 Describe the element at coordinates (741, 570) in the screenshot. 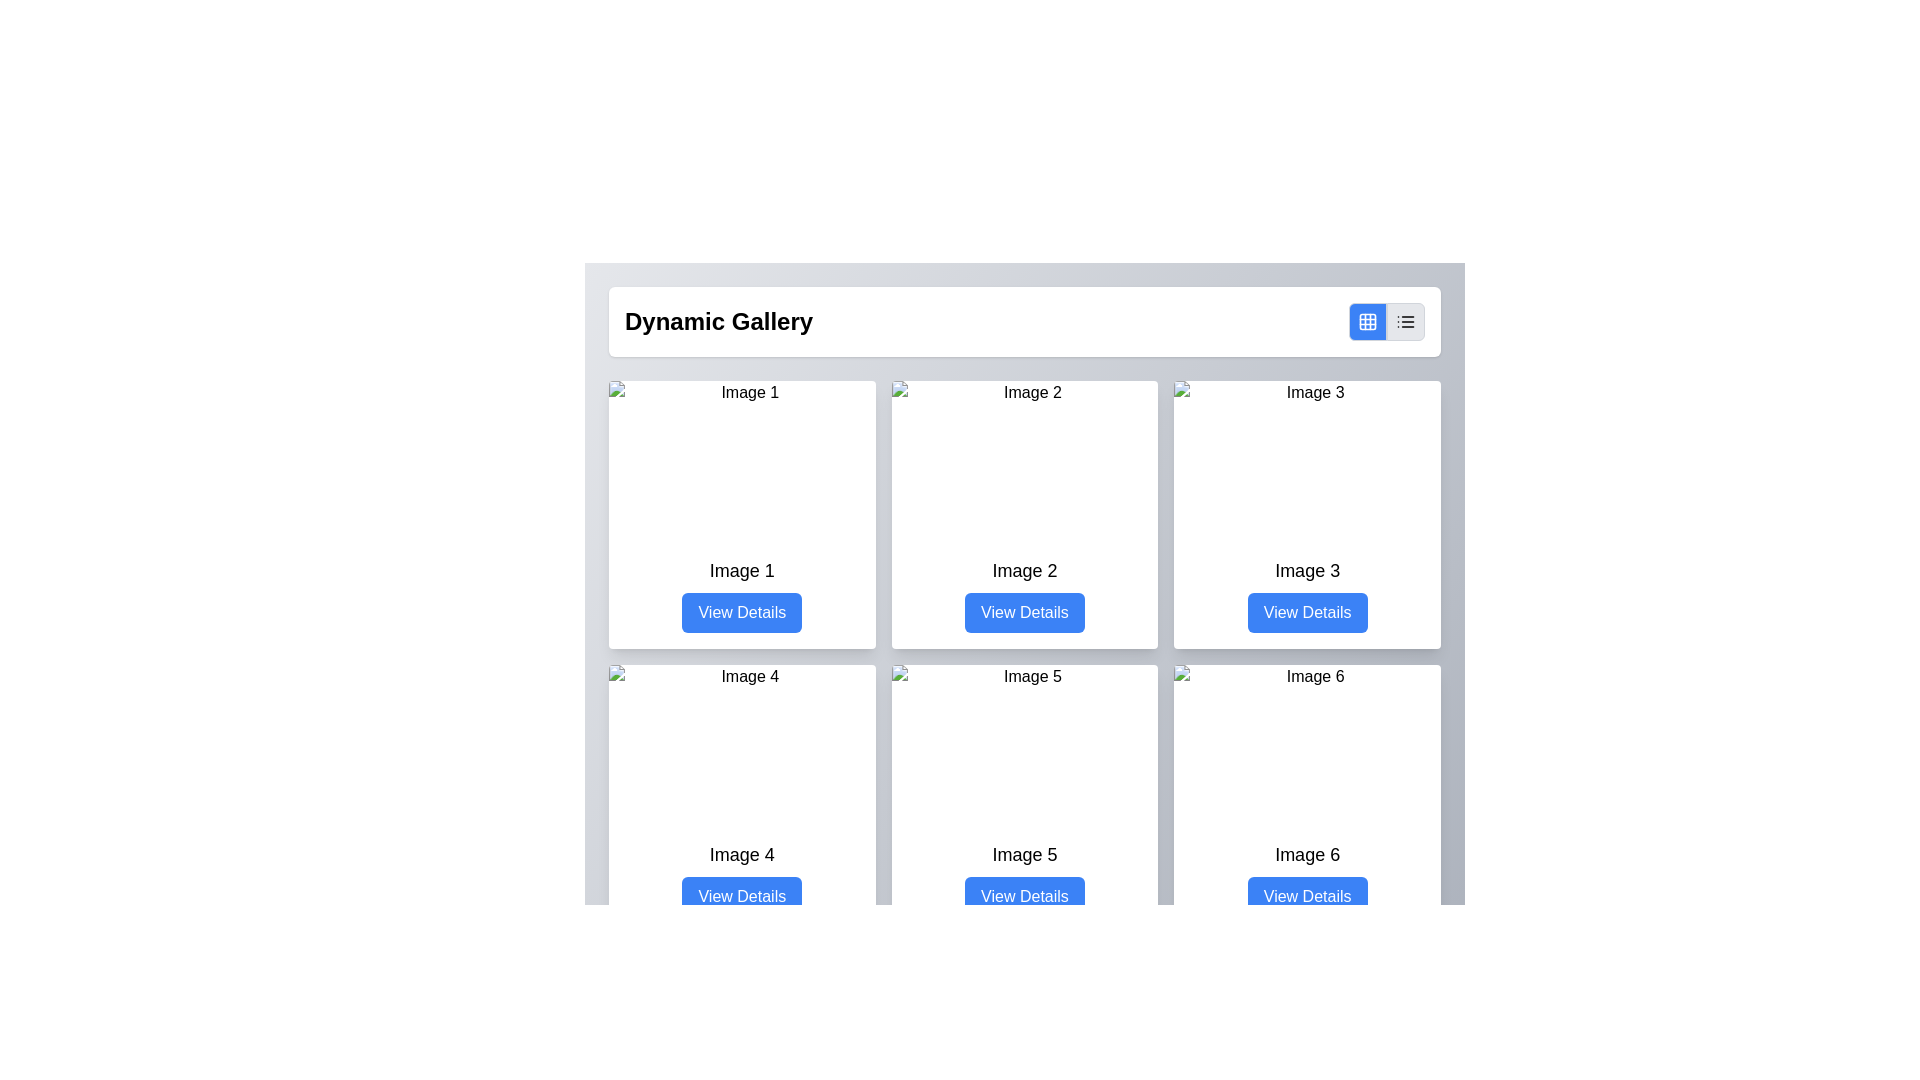

I see `the text label displaying 'Image 1' in bold font, located in the top-left card of a 3x2 grid layout` at that location.